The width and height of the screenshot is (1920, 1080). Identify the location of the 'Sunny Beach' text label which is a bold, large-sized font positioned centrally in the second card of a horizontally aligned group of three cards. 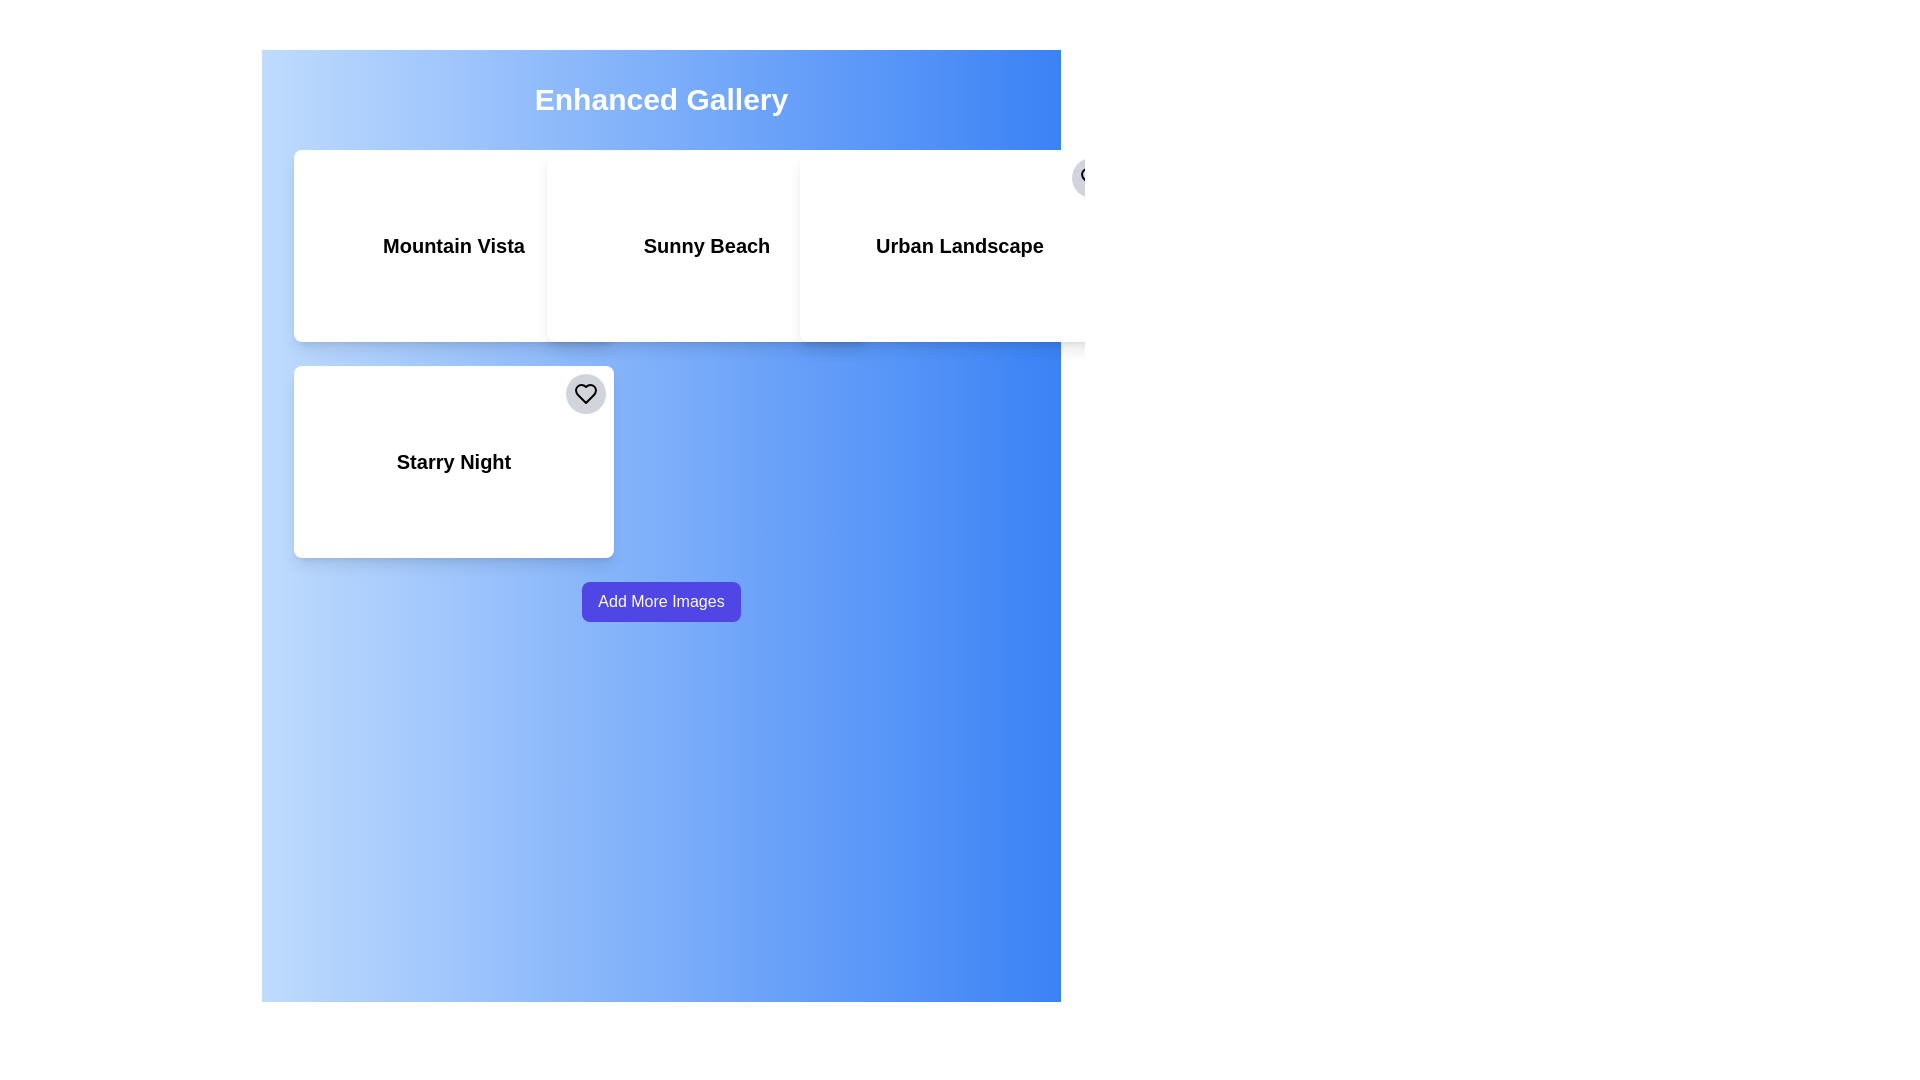
(706, 245).